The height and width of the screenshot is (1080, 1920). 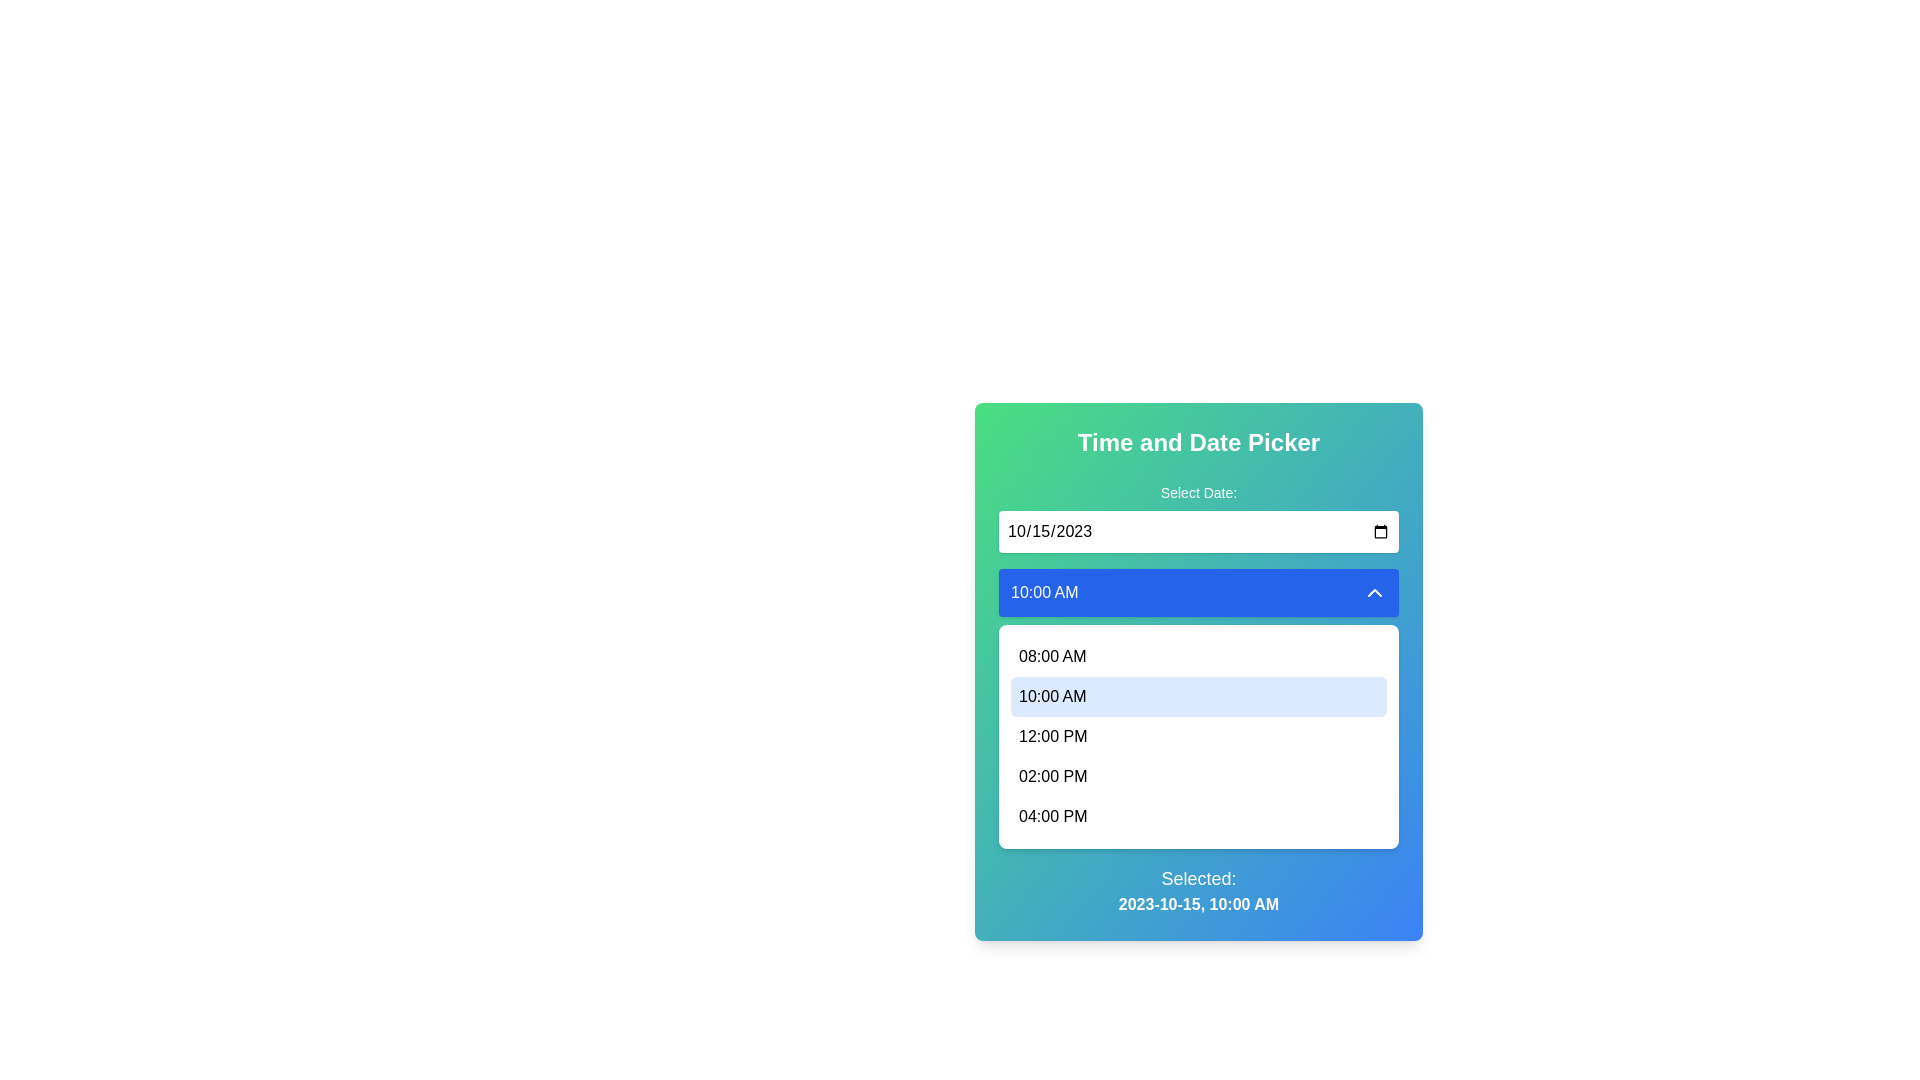 What do you see at coordinates (1051, 696) in the screenshot?
I see `the time option '10:00 AM'` at bounding box center [1051, 696].